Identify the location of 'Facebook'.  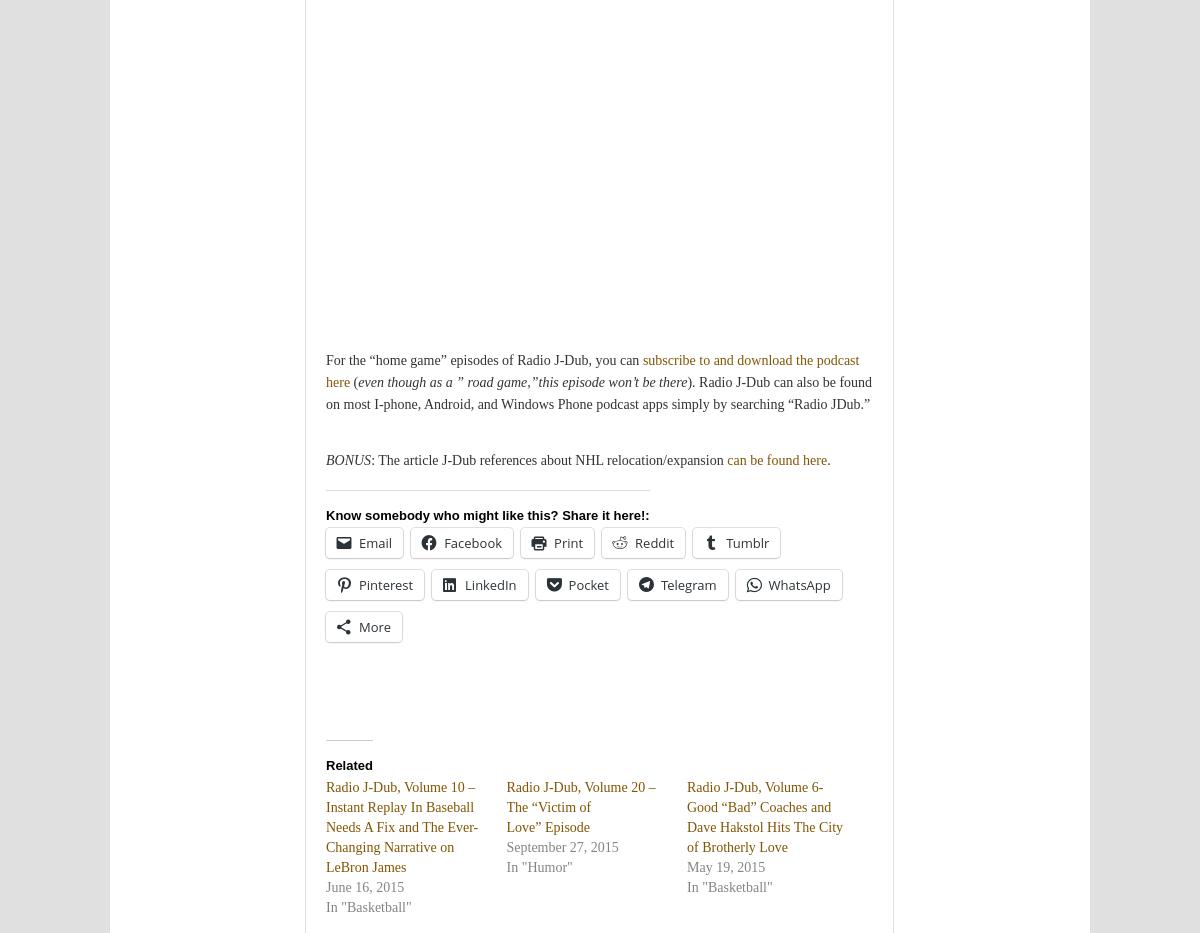
(472, 542).